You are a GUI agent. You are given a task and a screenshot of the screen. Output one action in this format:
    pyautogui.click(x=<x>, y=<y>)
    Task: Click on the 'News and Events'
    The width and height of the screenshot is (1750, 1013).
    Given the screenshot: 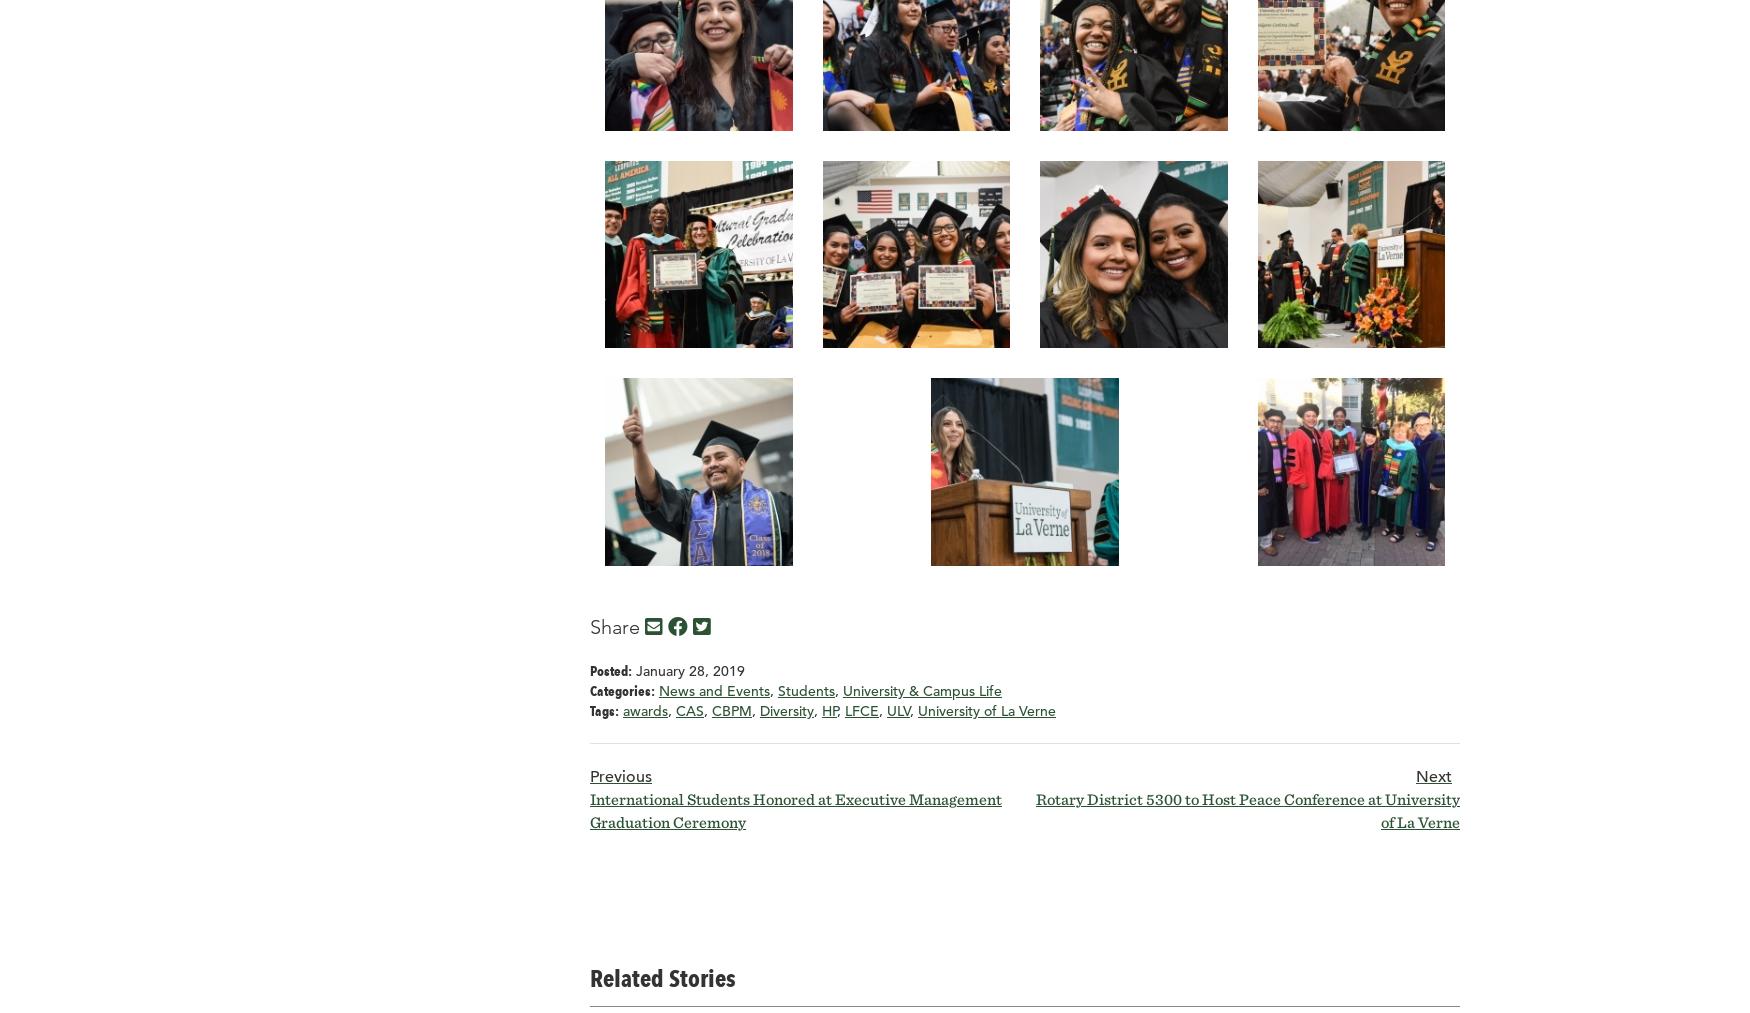 What is the action you would take?
    pyautogui.click(x=658, y=689)
    